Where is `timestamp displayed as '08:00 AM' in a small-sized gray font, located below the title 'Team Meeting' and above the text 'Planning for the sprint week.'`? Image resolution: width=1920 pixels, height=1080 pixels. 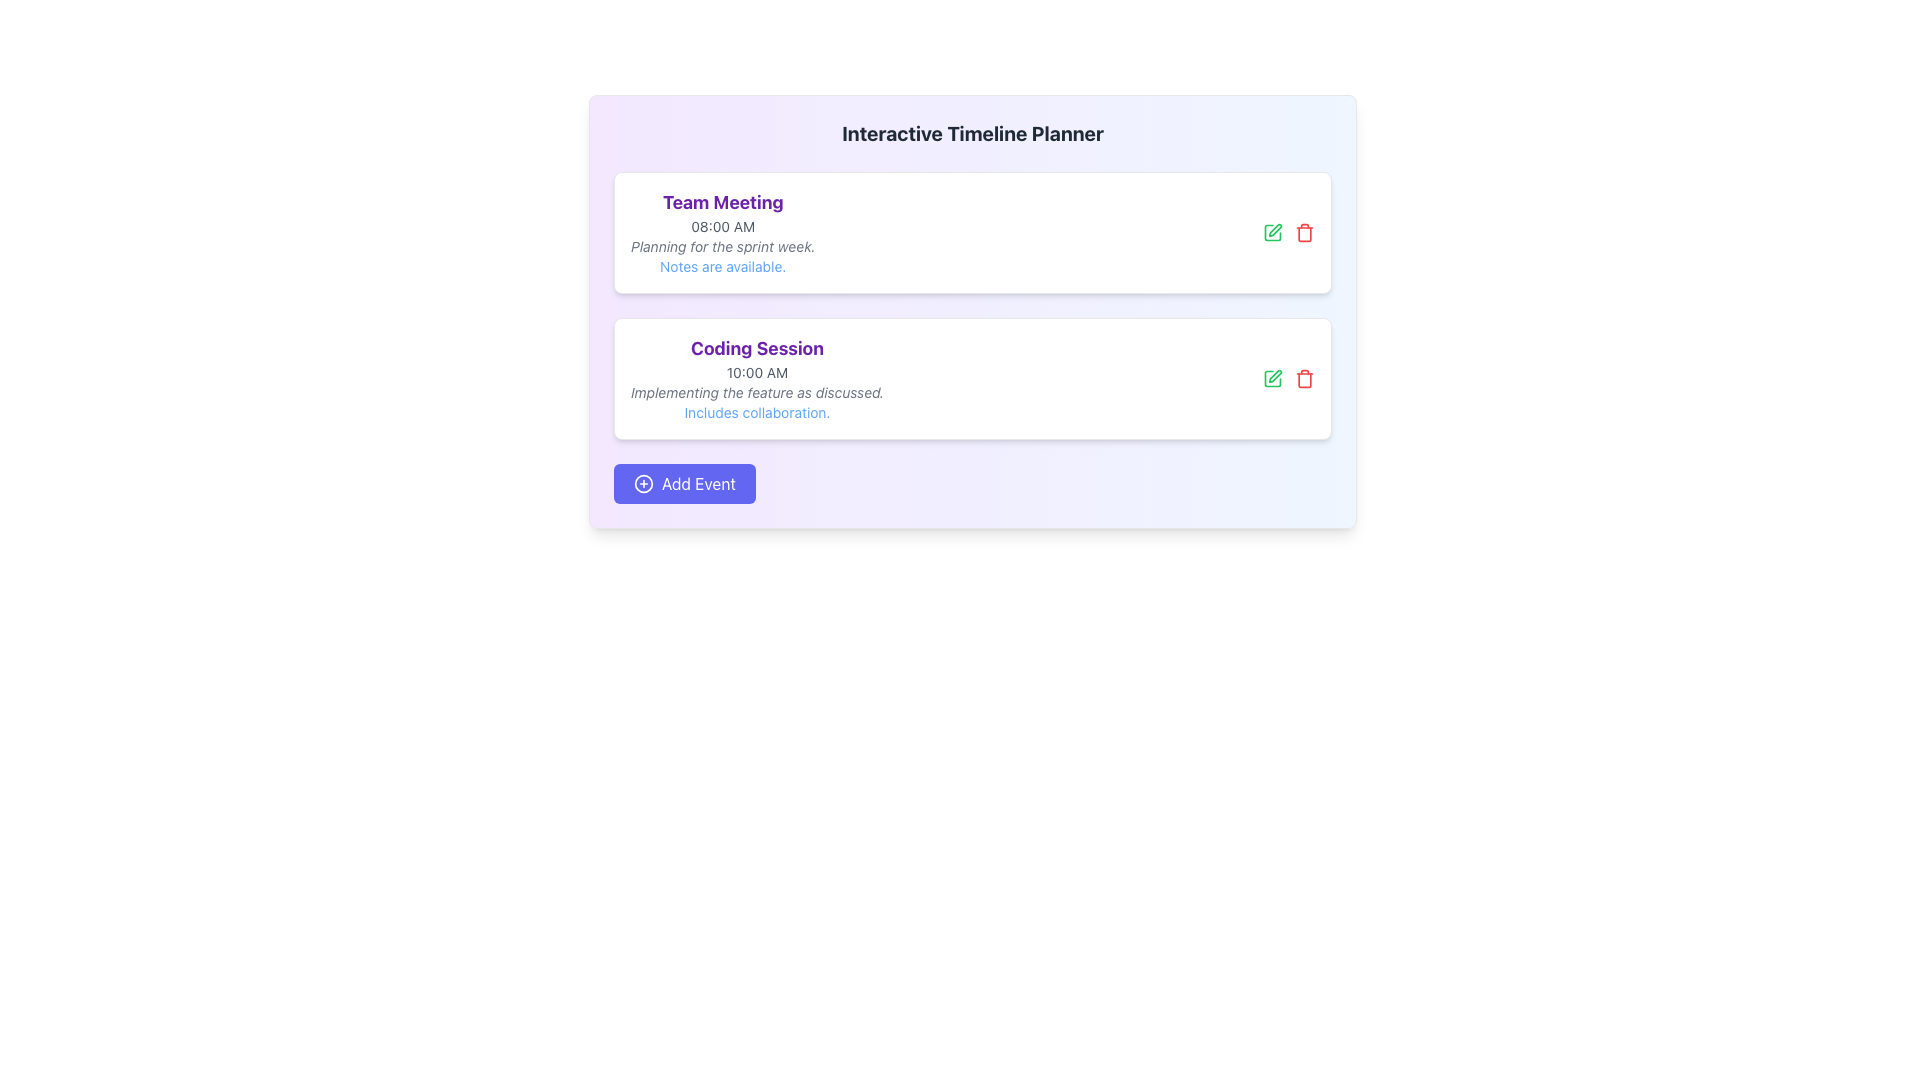 timestamp displayed as '08:00 AM' in a small-sized gray font, located below the title 'Team Meeting' and above the text 'Planning for the sprint week.' is located at coordinates (722, 226).